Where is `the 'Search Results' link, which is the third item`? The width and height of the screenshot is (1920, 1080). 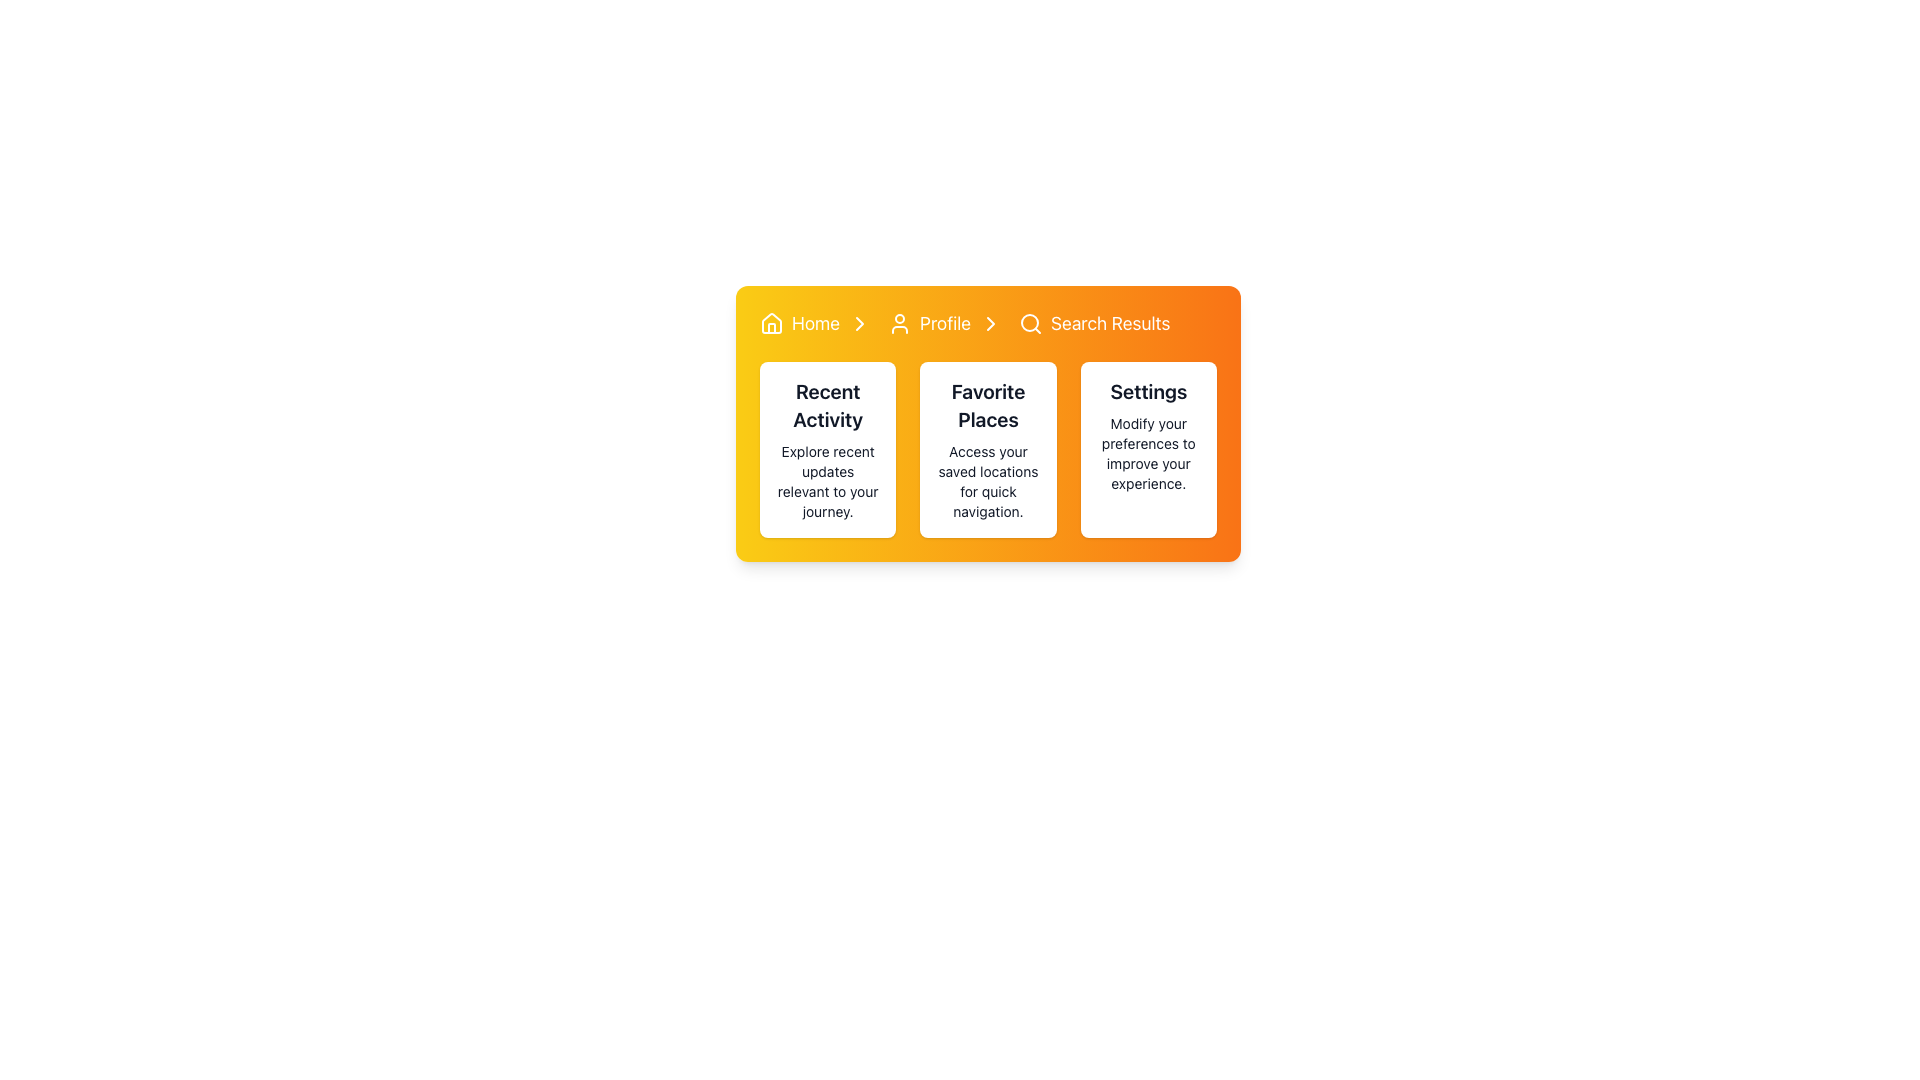
the 'Search Results' link, which is the third item is located at coordinates (1093, 323).